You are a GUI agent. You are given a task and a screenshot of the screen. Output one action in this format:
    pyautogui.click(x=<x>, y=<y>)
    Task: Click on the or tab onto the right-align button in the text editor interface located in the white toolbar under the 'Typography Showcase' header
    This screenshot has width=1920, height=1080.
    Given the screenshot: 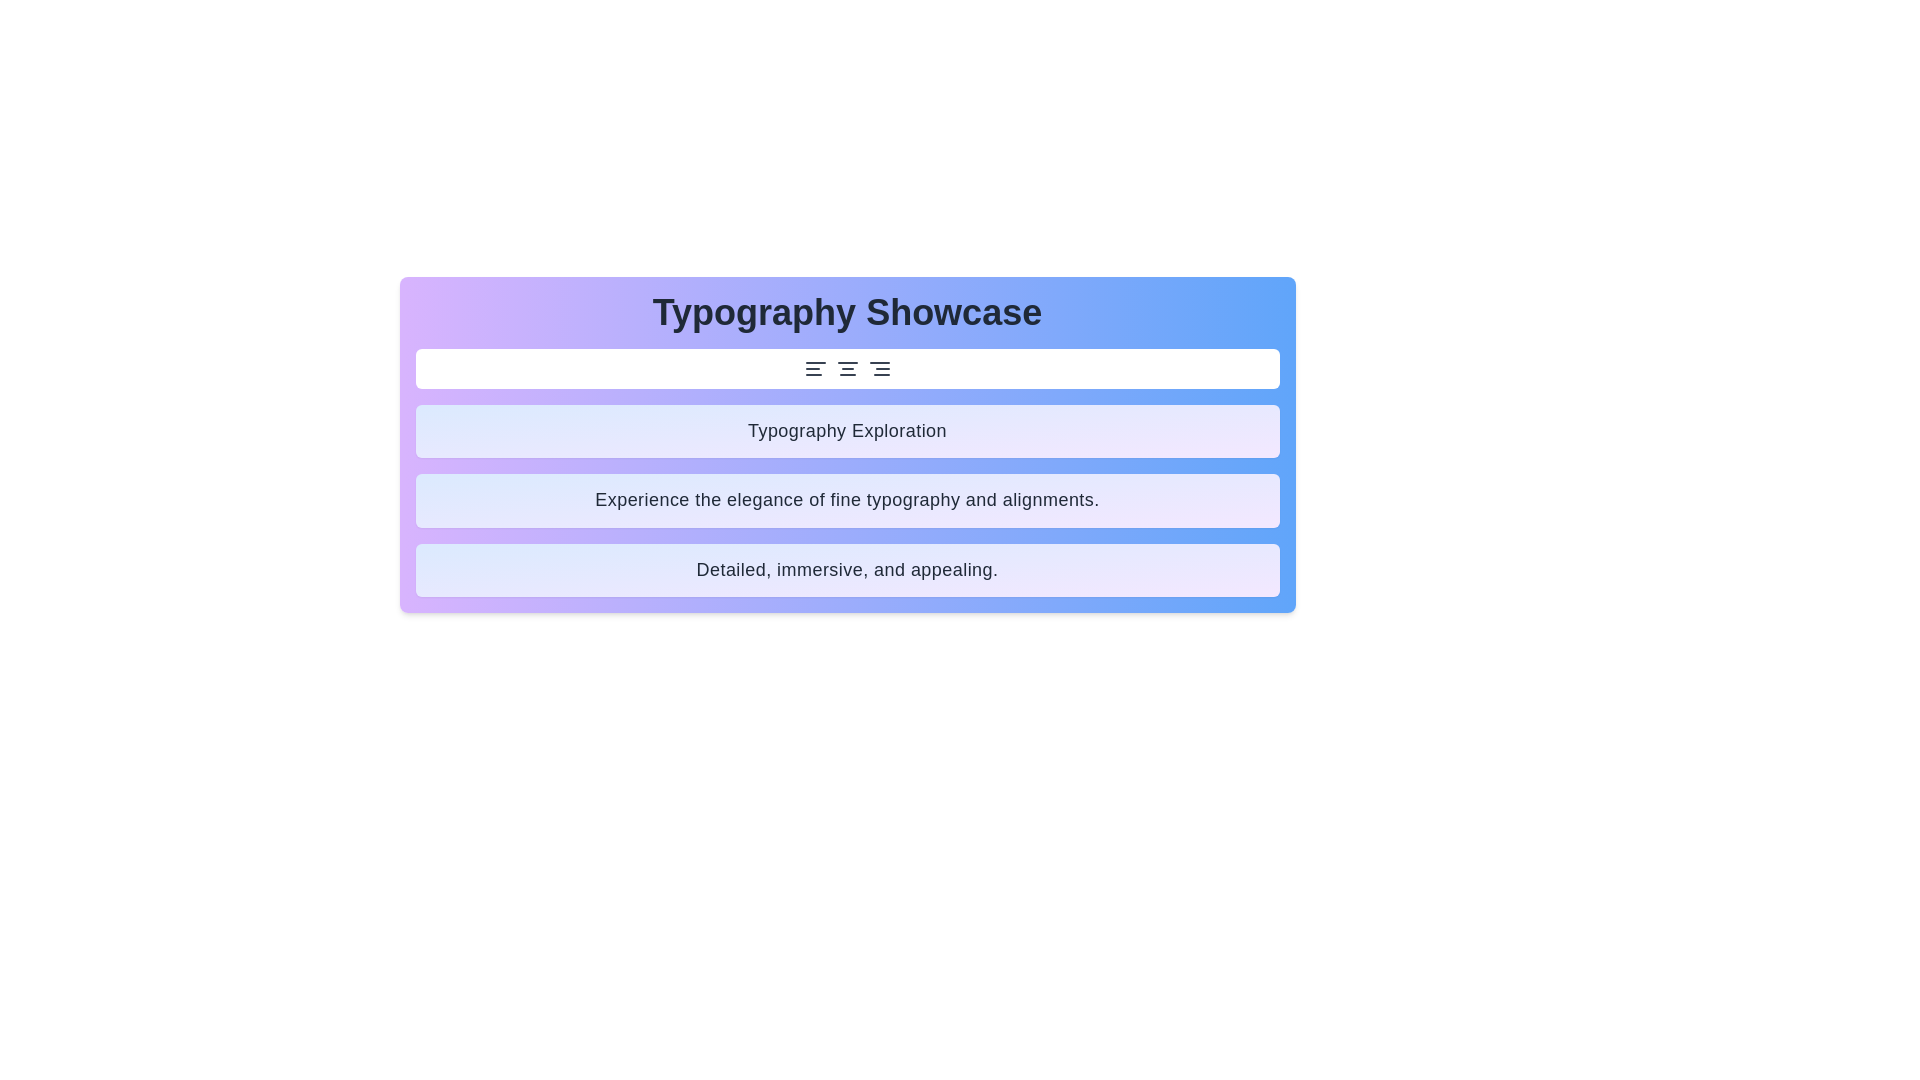 What is the action you would take?
    pyautogui.click(x=879, y=369)
    